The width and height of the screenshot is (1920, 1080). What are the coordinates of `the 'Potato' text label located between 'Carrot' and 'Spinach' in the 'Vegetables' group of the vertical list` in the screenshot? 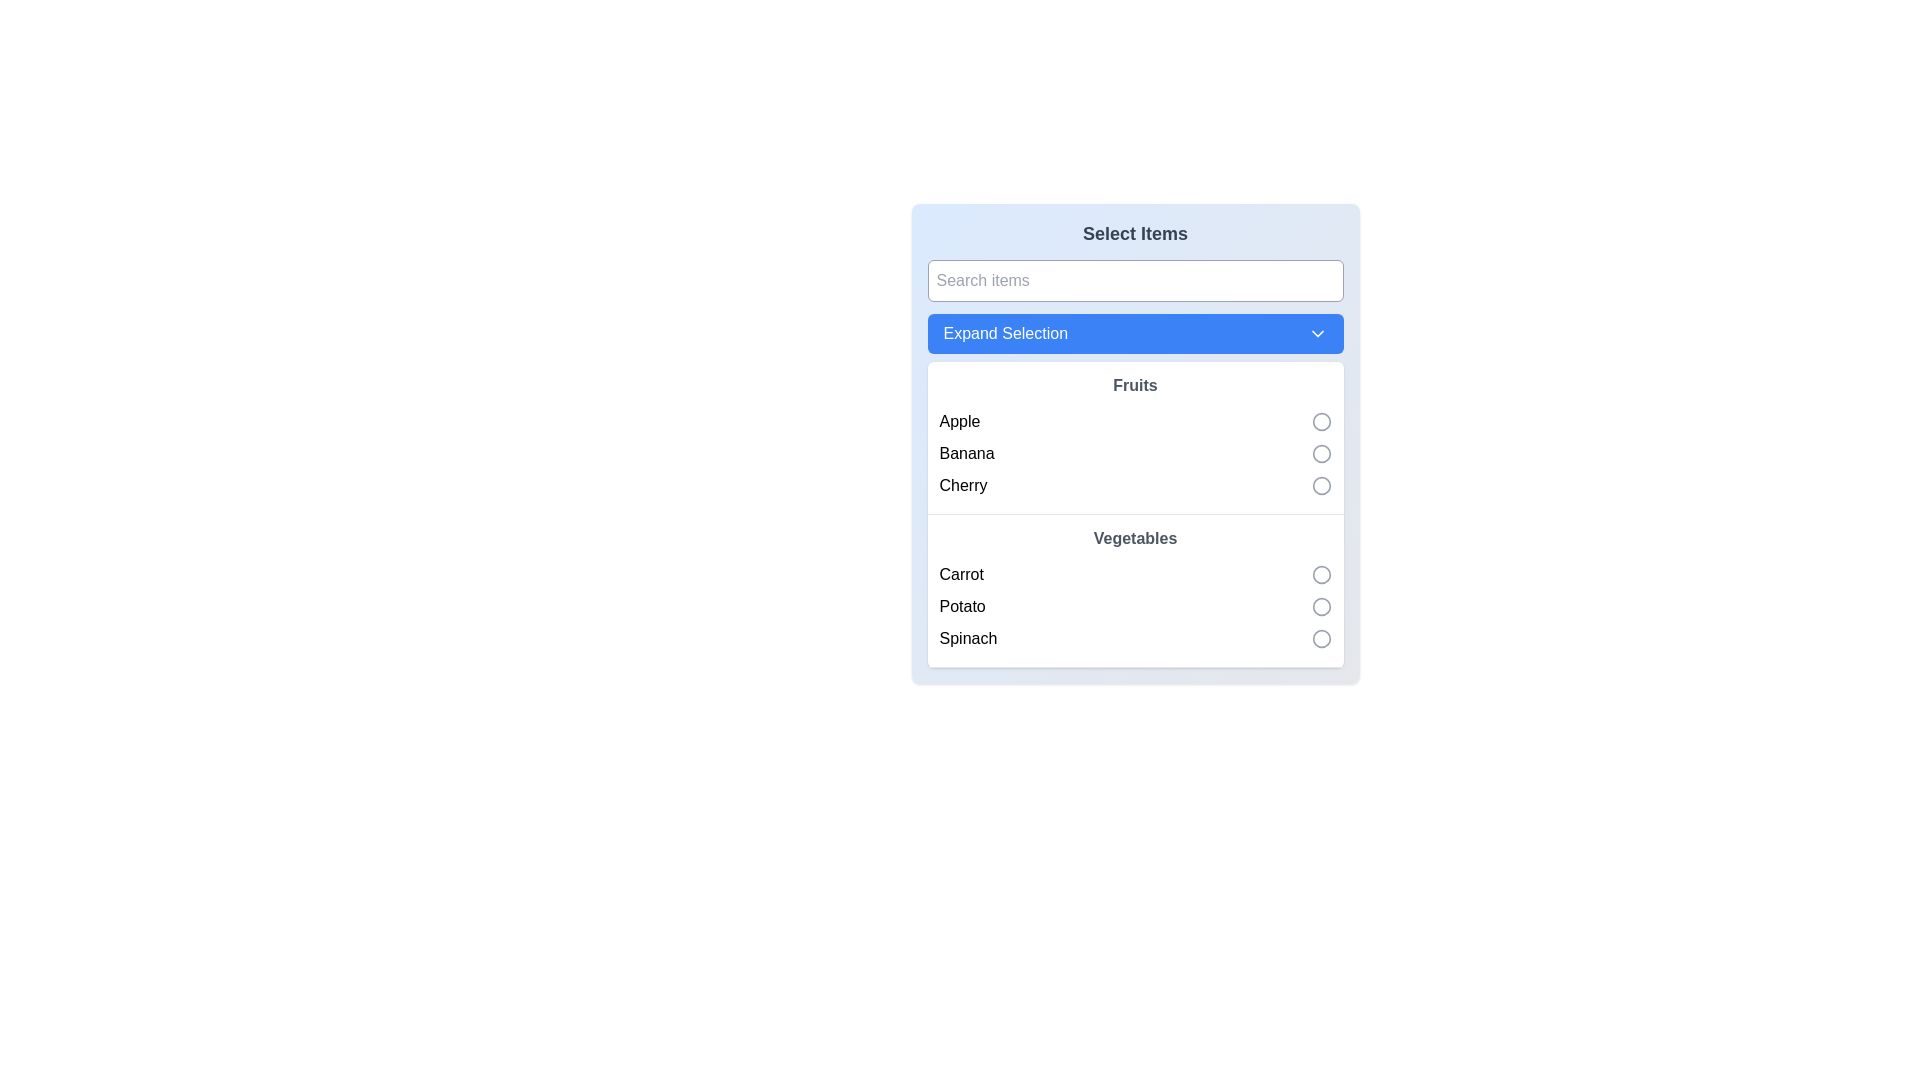 It's located at (962, 605).